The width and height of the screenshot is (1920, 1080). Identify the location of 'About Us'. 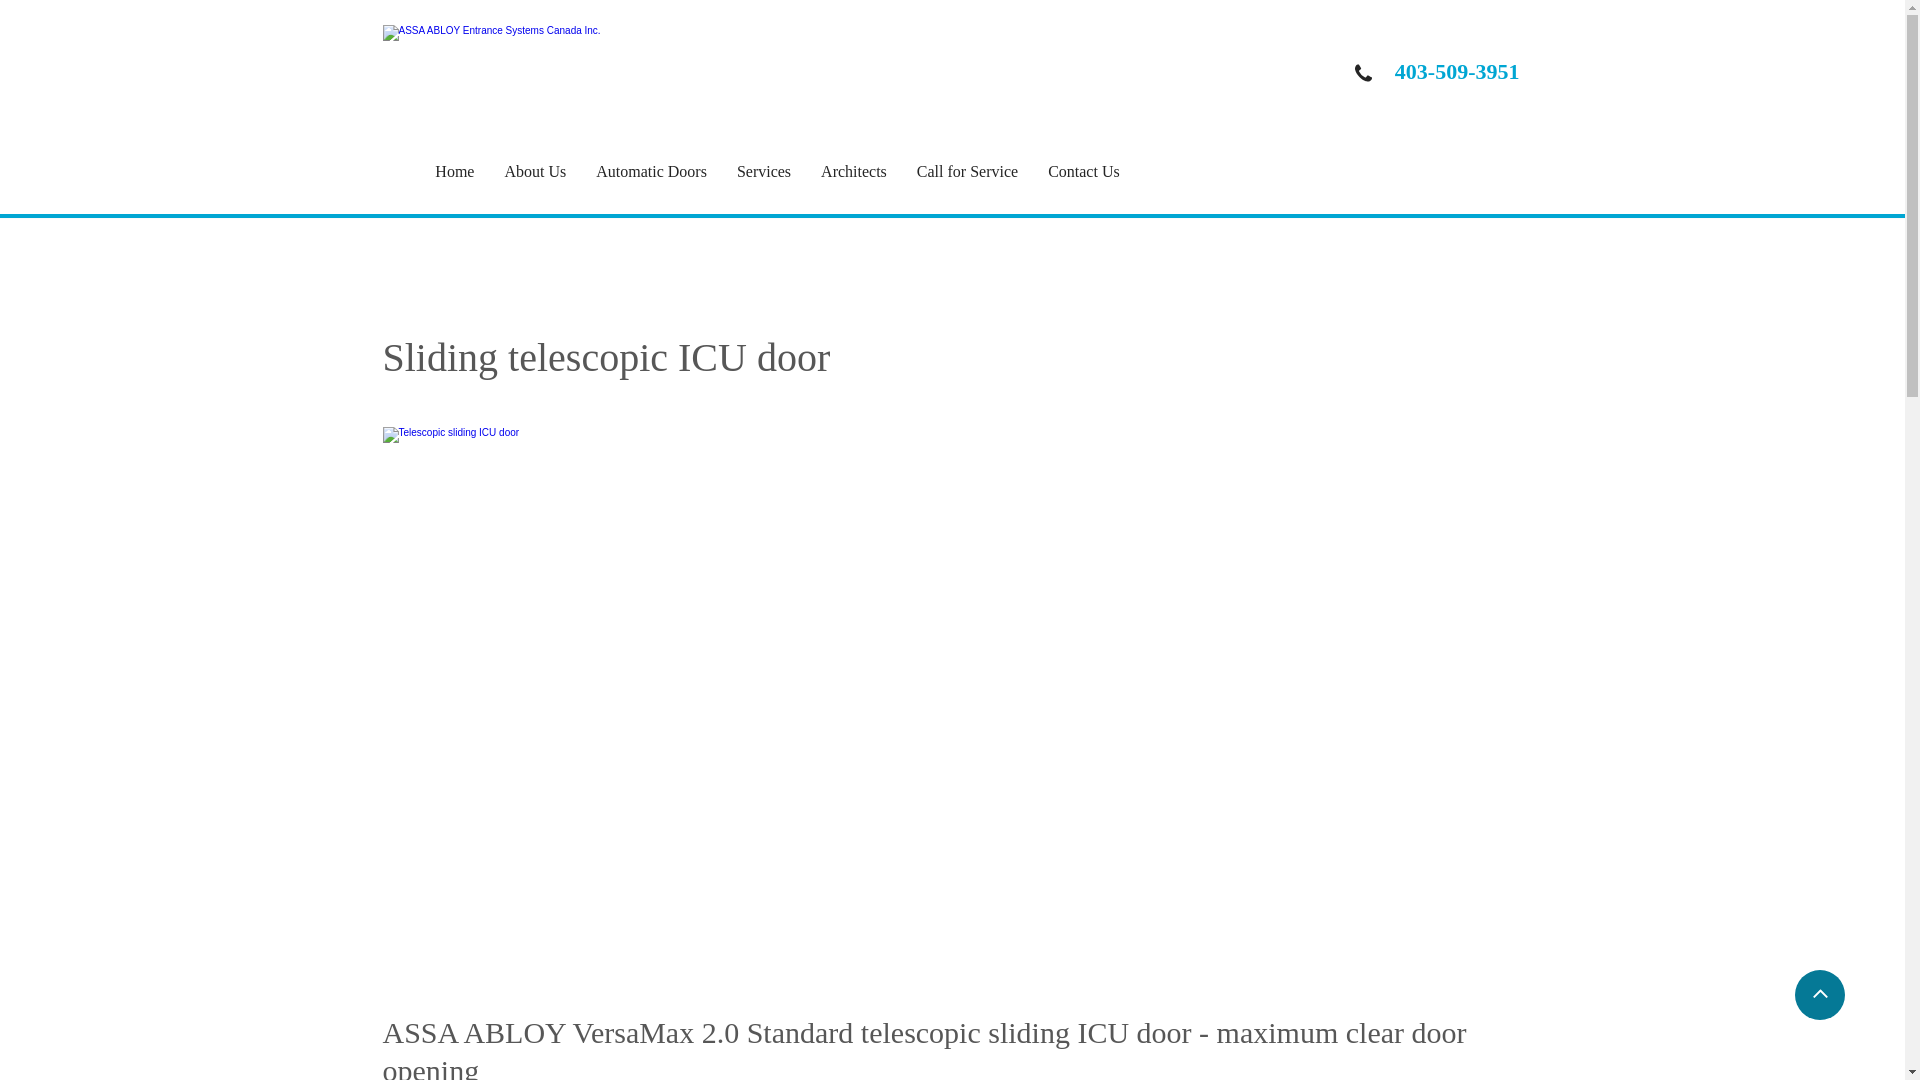
(550, 171).